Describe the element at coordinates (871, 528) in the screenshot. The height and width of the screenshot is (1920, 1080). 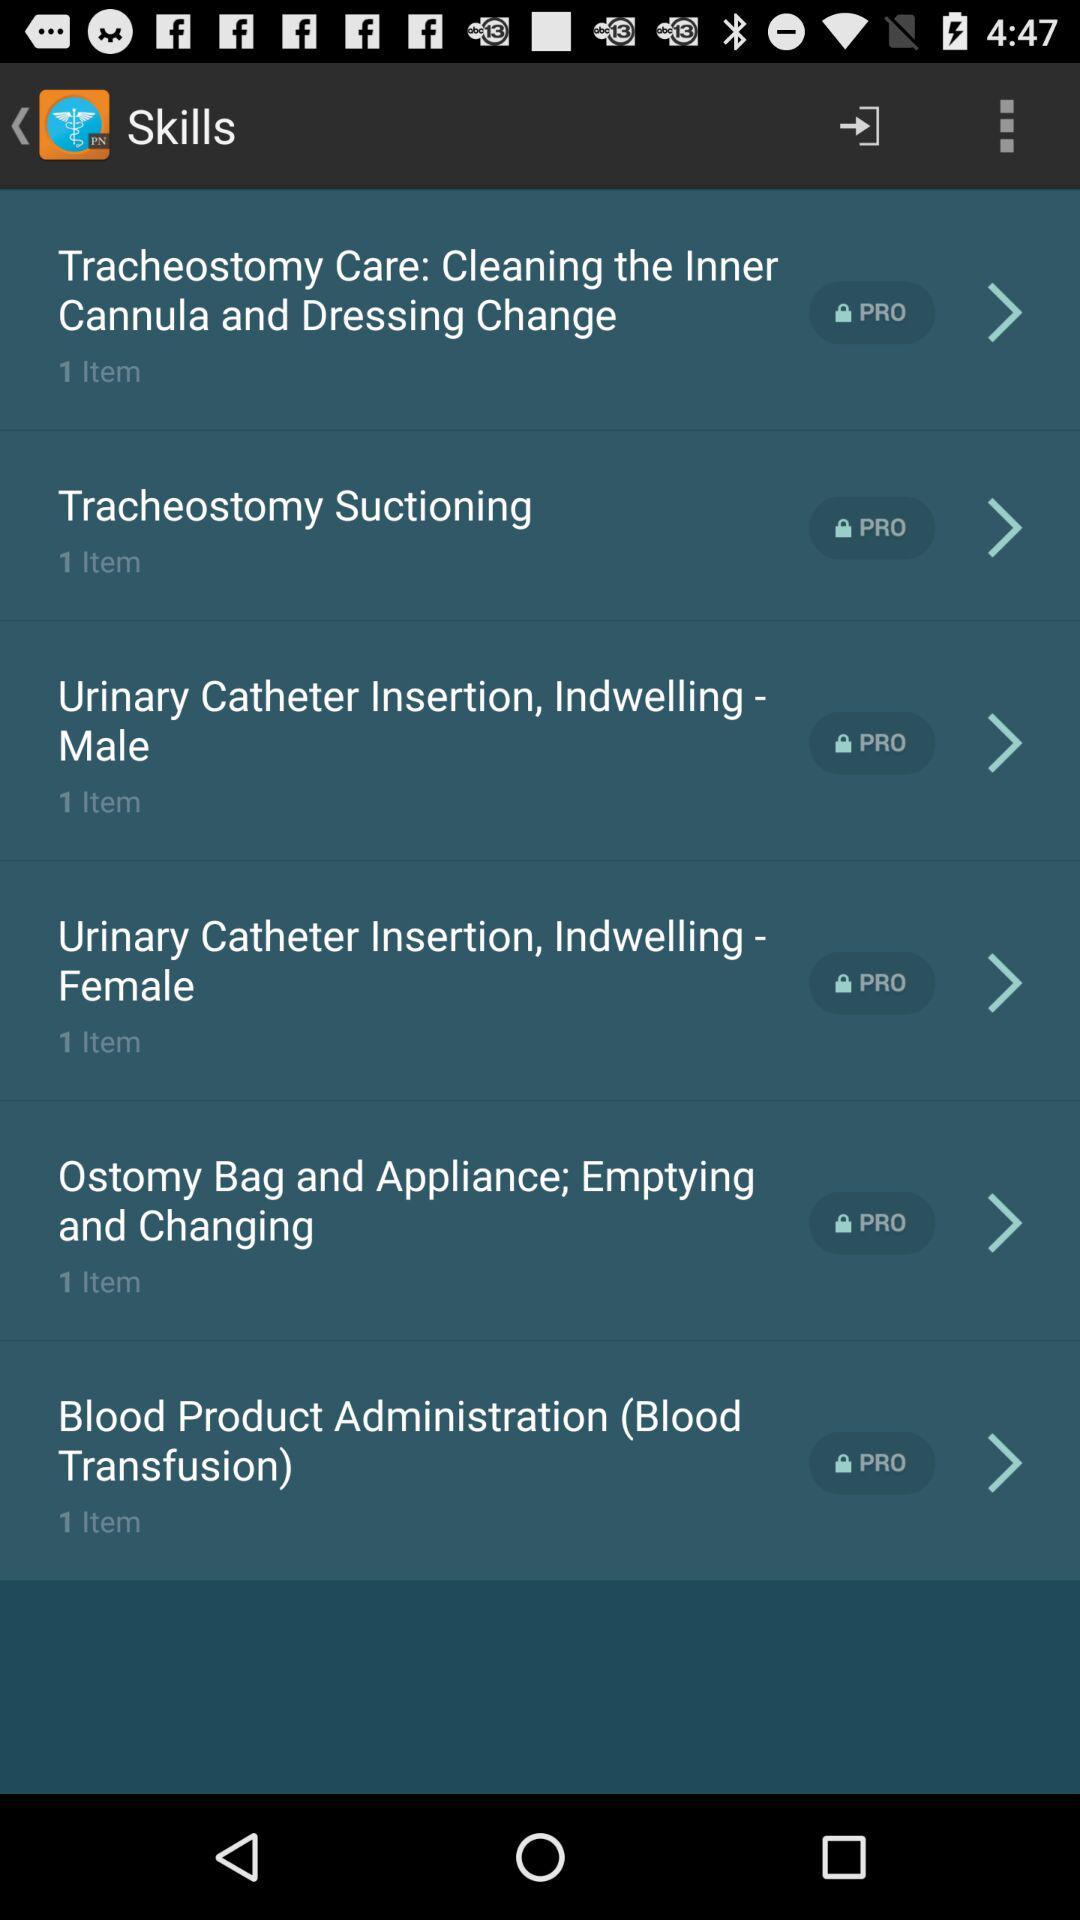
I see `need pro addition to unlock category` at that location.